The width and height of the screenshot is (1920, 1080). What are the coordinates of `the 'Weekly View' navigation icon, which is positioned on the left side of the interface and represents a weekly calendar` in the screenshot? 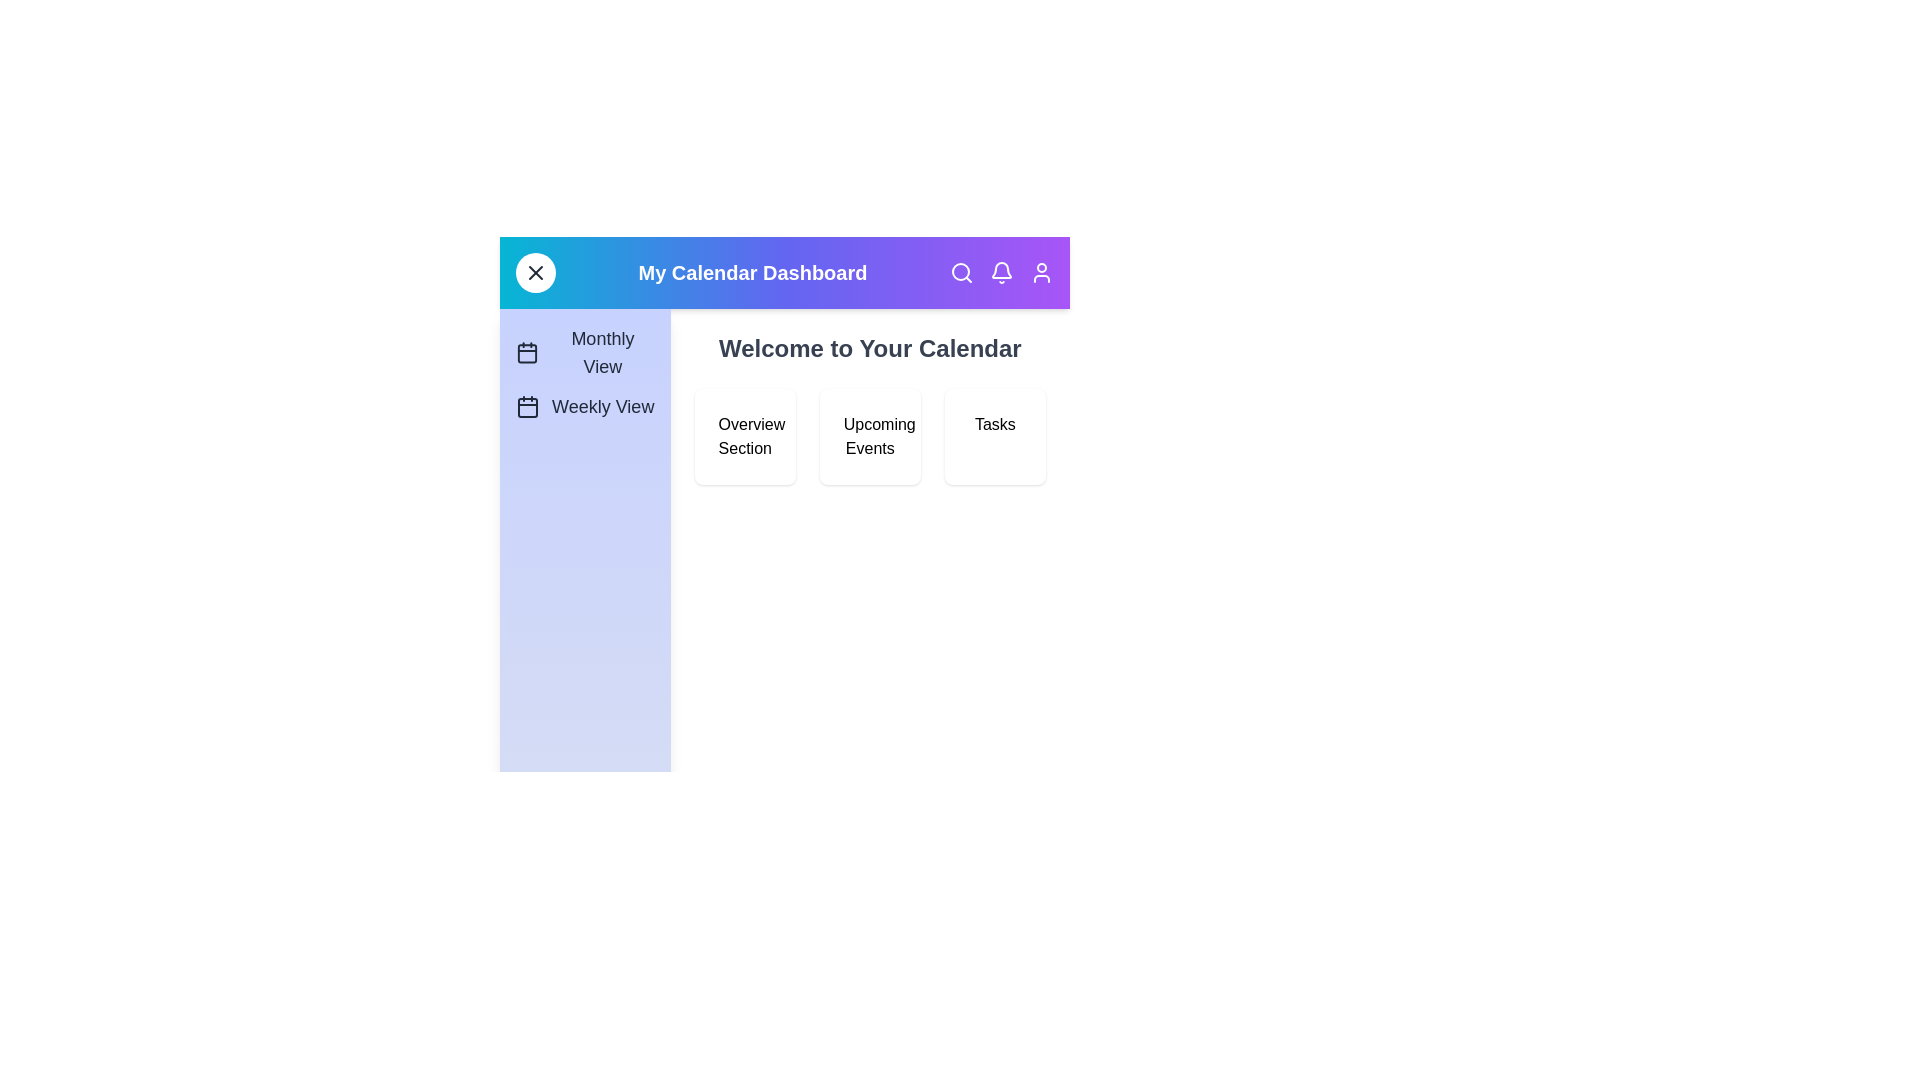 It's located at (528, 406).